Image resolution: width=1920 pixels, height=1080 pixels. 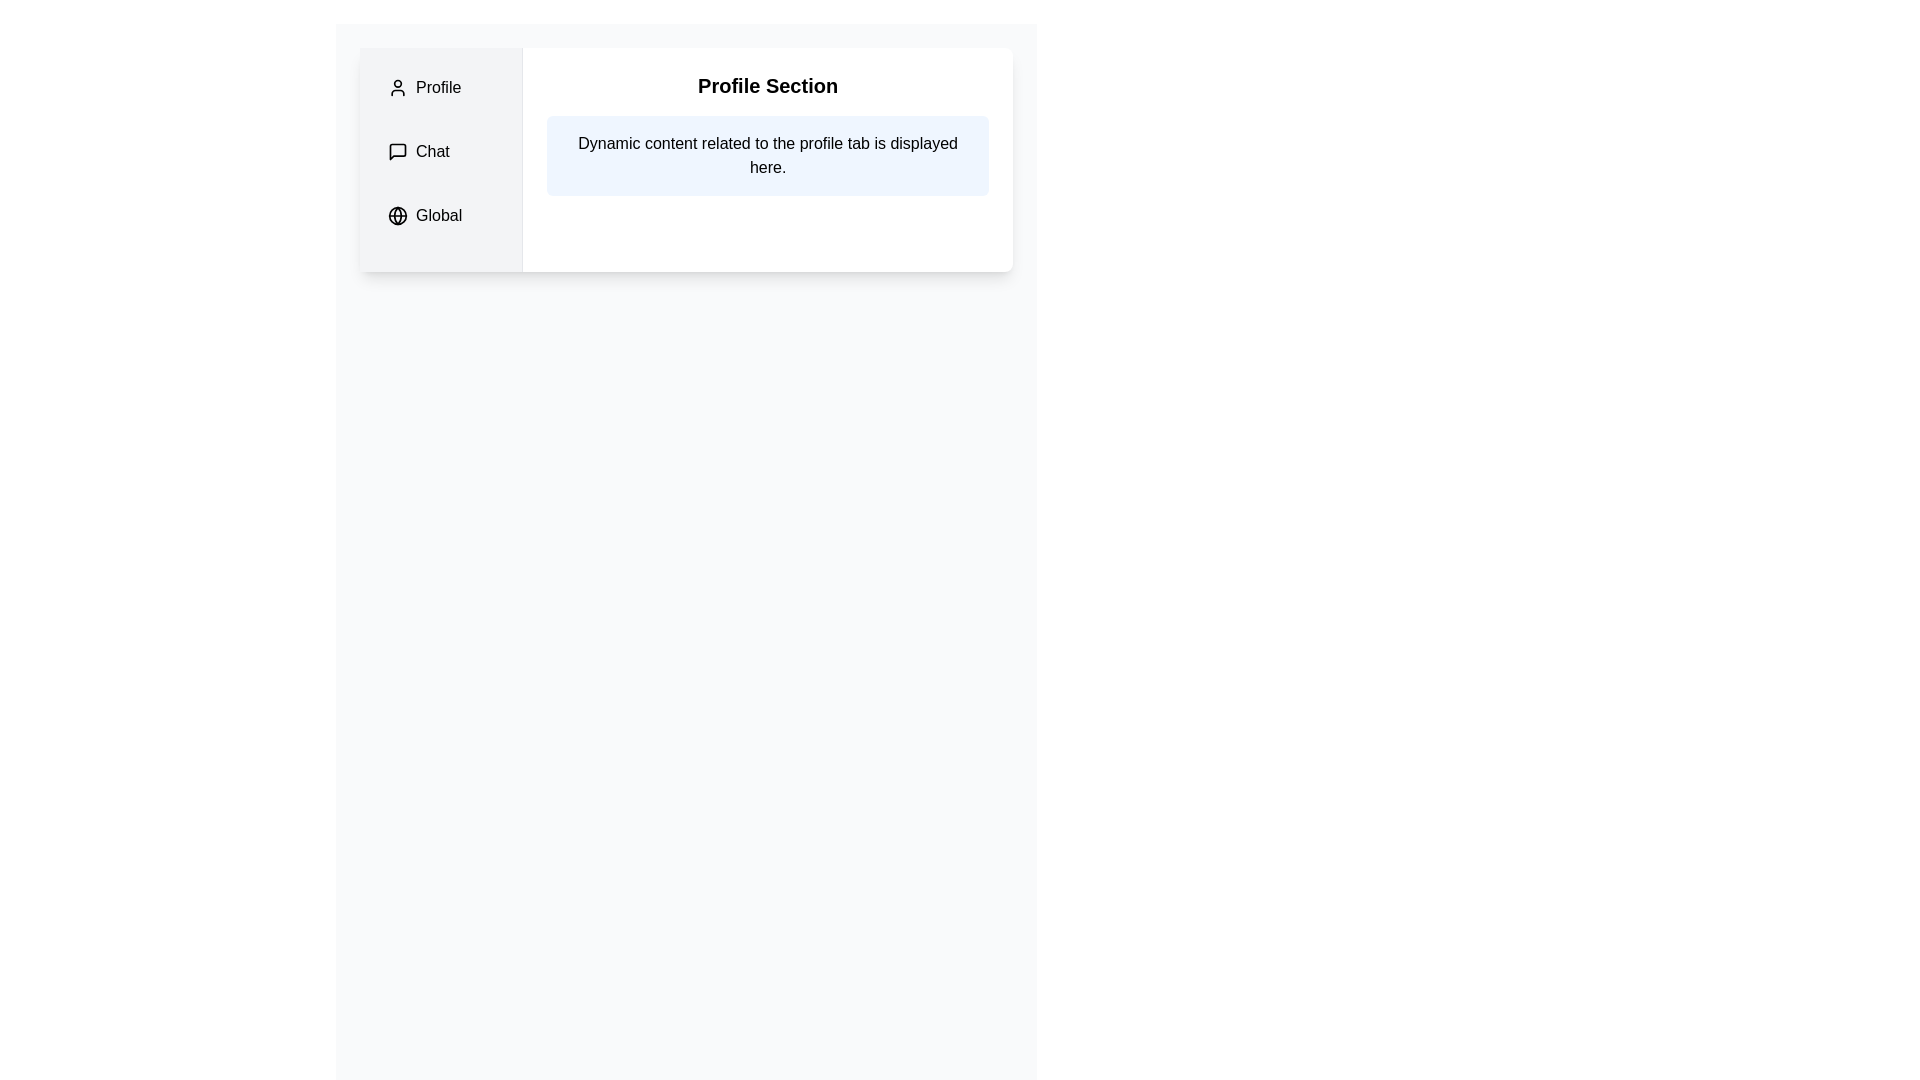 What do you see at coordinates (398, 150) in the screenshot?
I see `the 'Chat' tab icon, which is a speech bubble` at bounding box center [398, 150].